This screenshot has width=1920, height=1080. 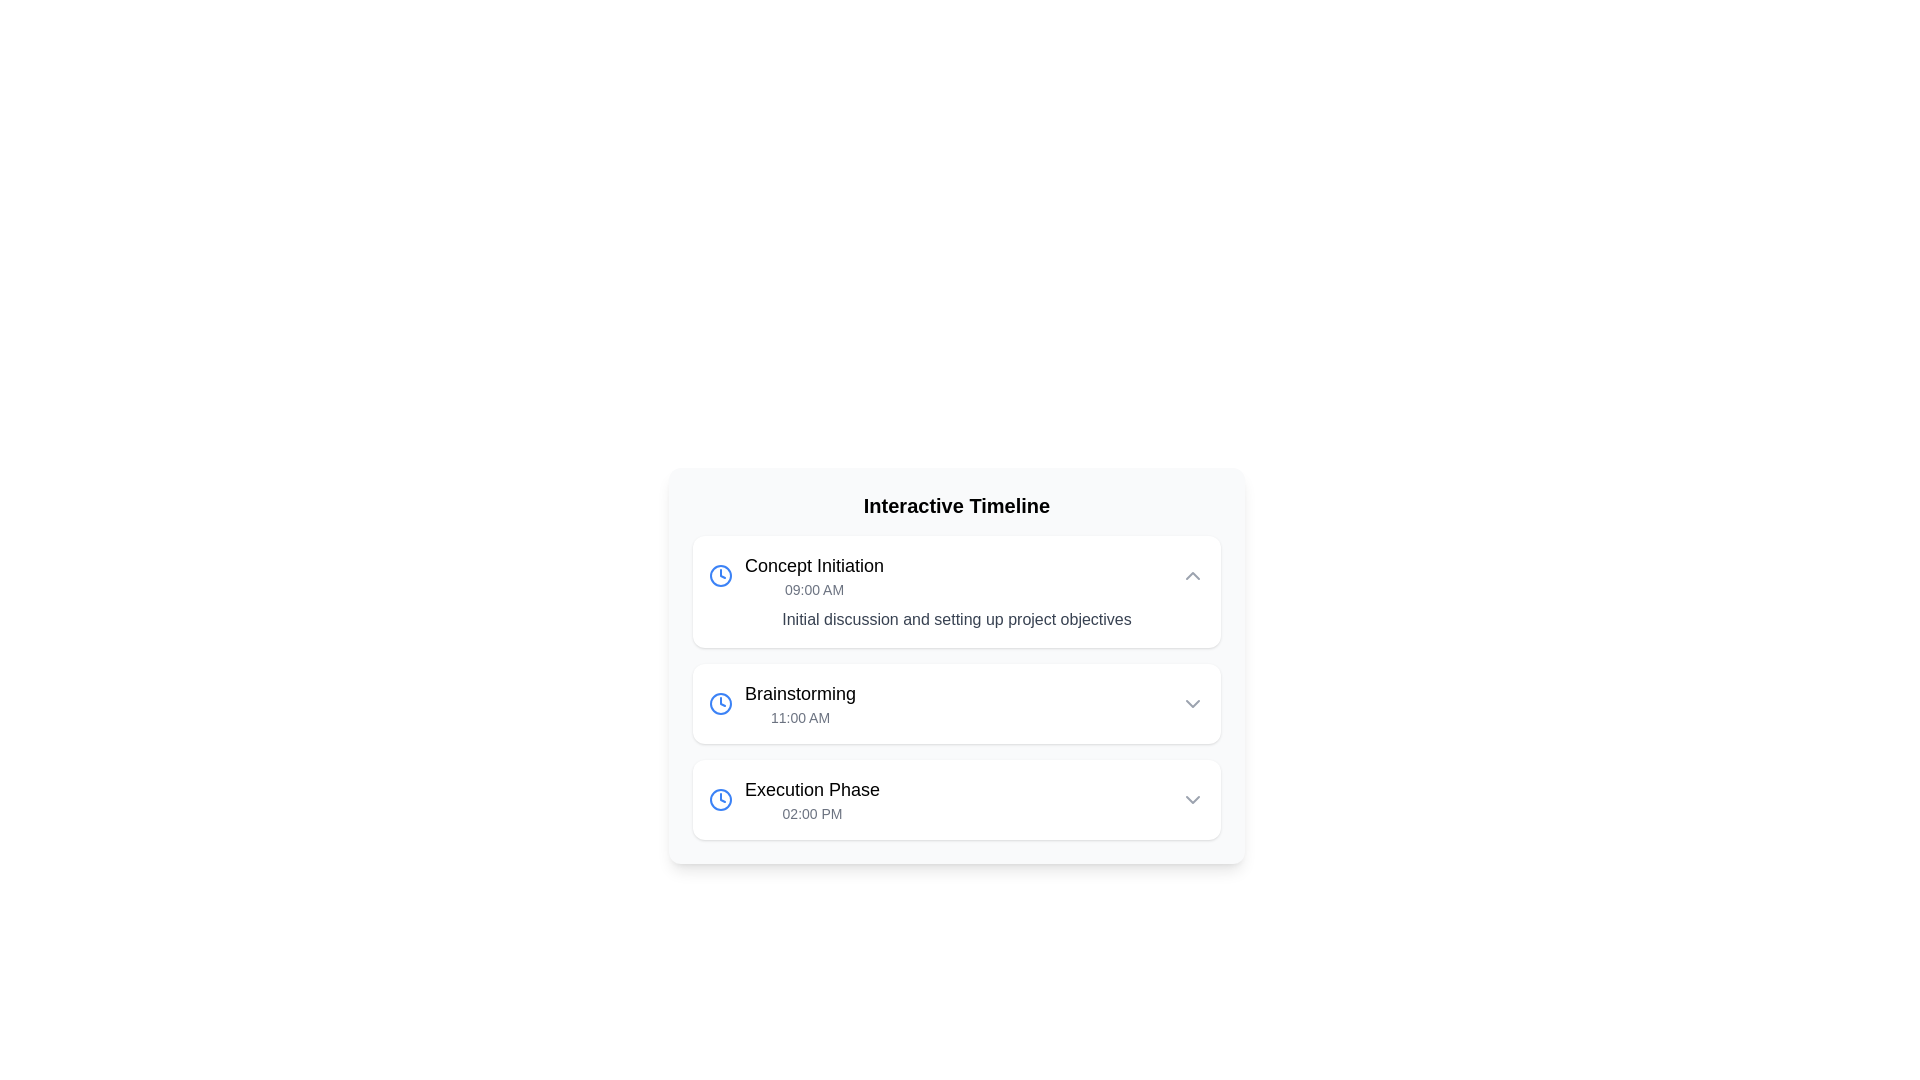 What do you see at coordinates (812, 813) in the screenshot?
I see `the text label displaying '02:00 PM' located underneath the heading 'Execution Phase' in the interactive timeline interface` at bounding box center [812, 813].